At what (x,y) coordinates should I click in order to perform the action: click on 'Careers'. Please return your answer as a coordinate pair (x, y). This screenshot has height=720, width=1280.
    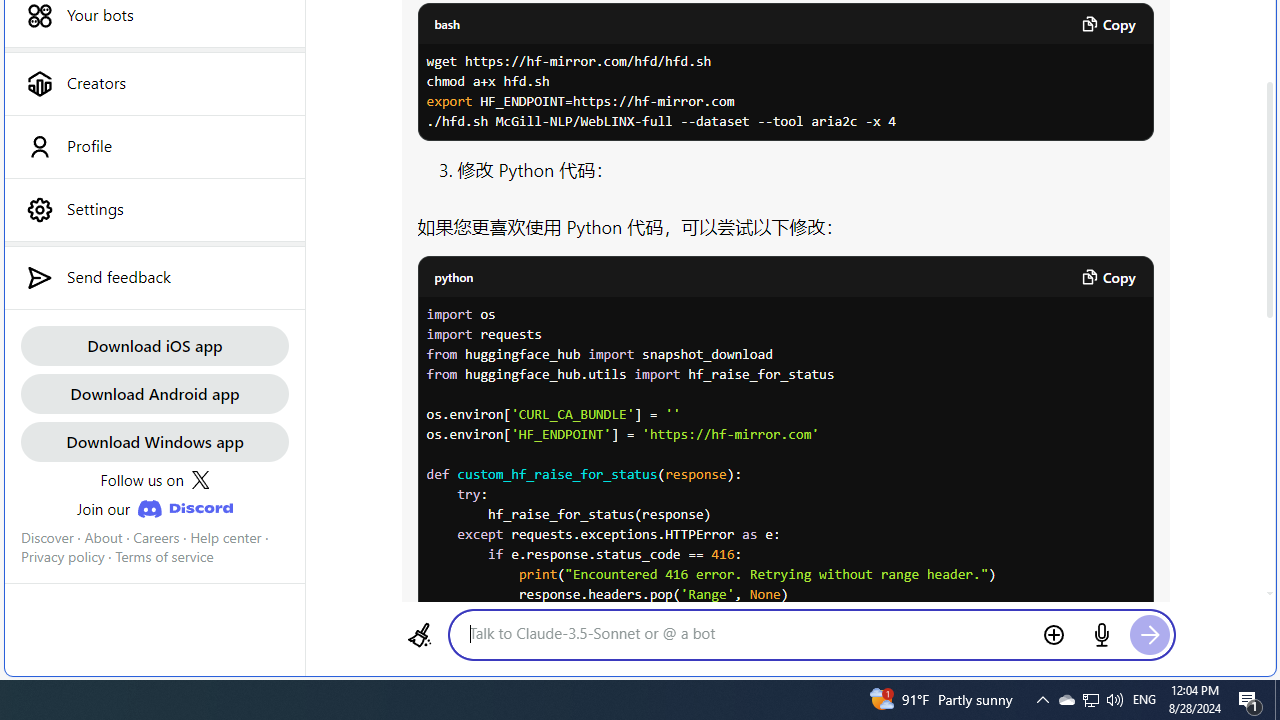
    Looking at the image, I should click on (155, 536).